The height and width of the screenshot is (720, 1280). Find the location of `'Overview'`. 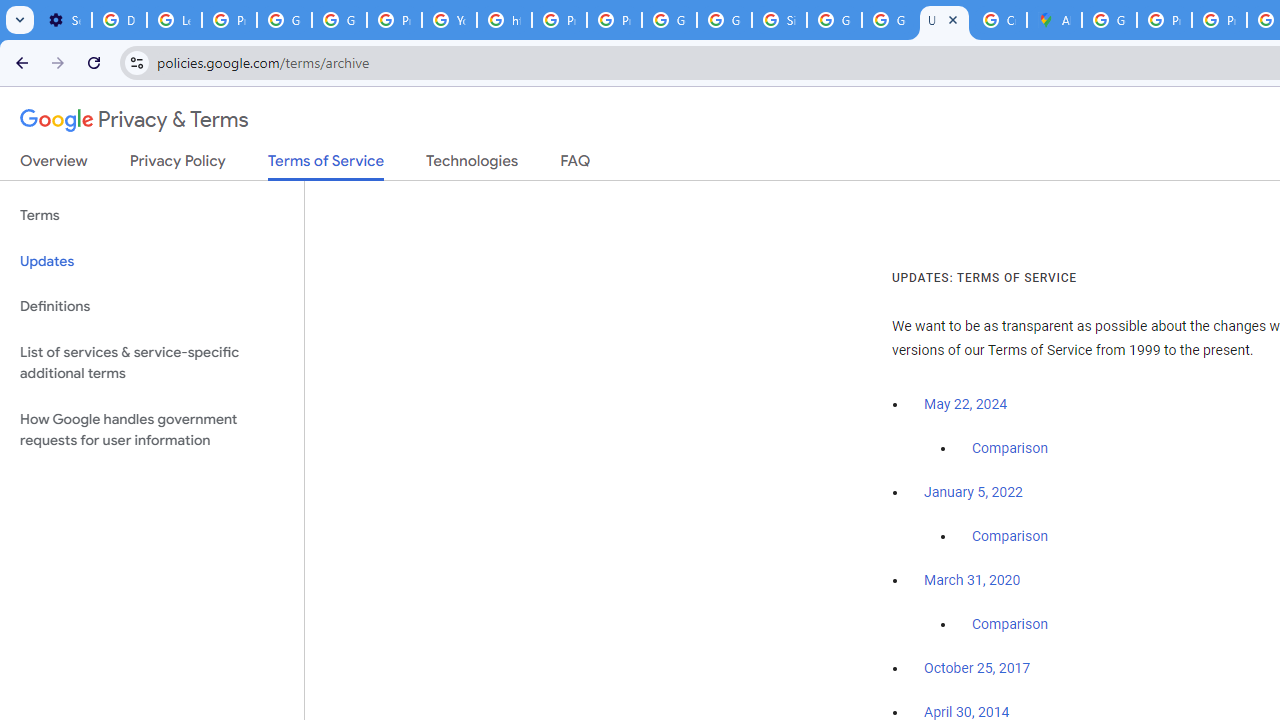

'Overview' is located at coordinates (54, 164).